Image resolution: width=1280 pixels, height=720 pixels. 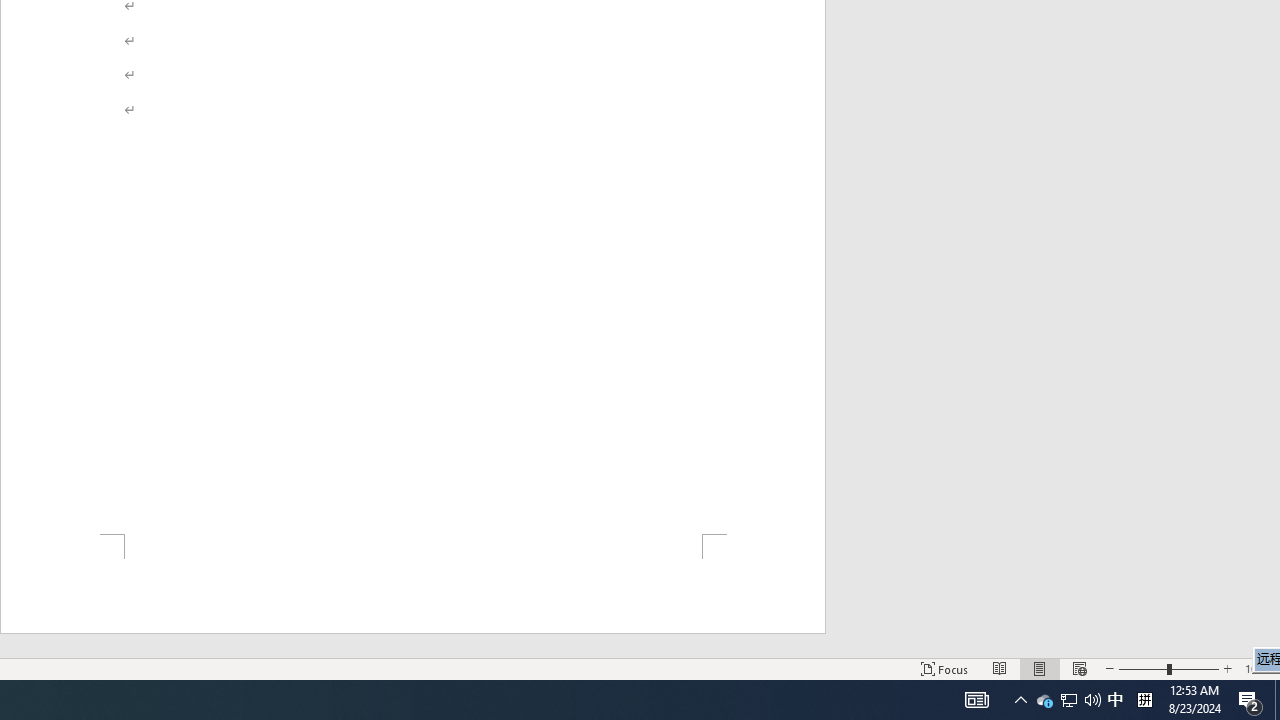 What do you see at coordinates (1000, 669) in the screenshot?
I see `'Read Mode'` at bounding box center [1000, 669].